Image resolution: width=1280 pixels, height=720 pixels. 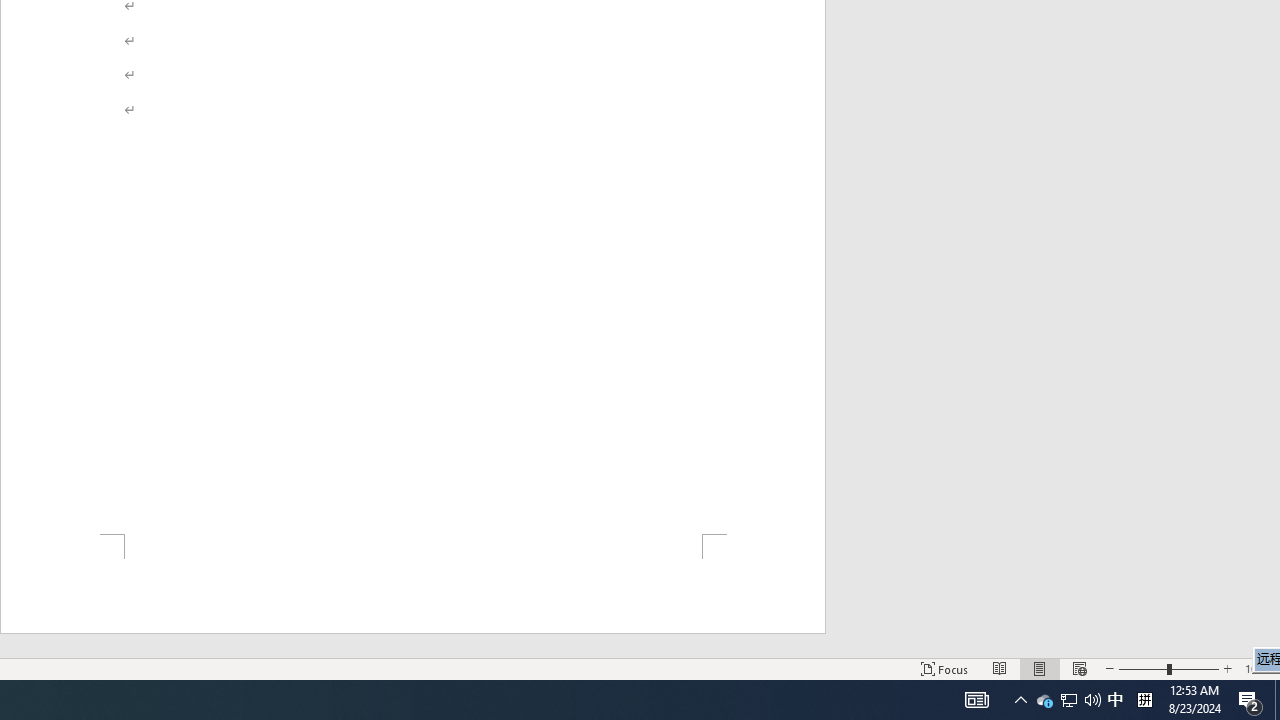 What do you see at coordinates (1000, 669) in the screenshot?
I see `'Read Mode'` at bounding box center [1000, 669].